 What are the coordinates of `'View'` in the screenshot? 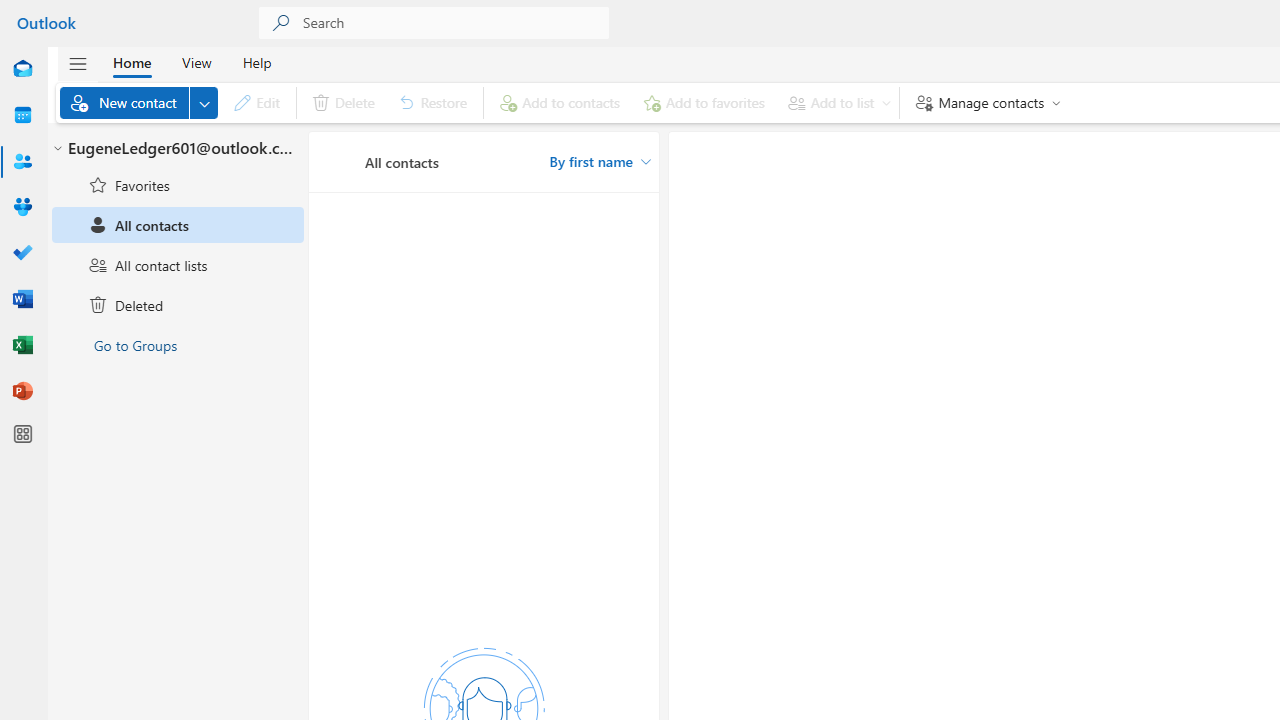 It's located at (196, 61).